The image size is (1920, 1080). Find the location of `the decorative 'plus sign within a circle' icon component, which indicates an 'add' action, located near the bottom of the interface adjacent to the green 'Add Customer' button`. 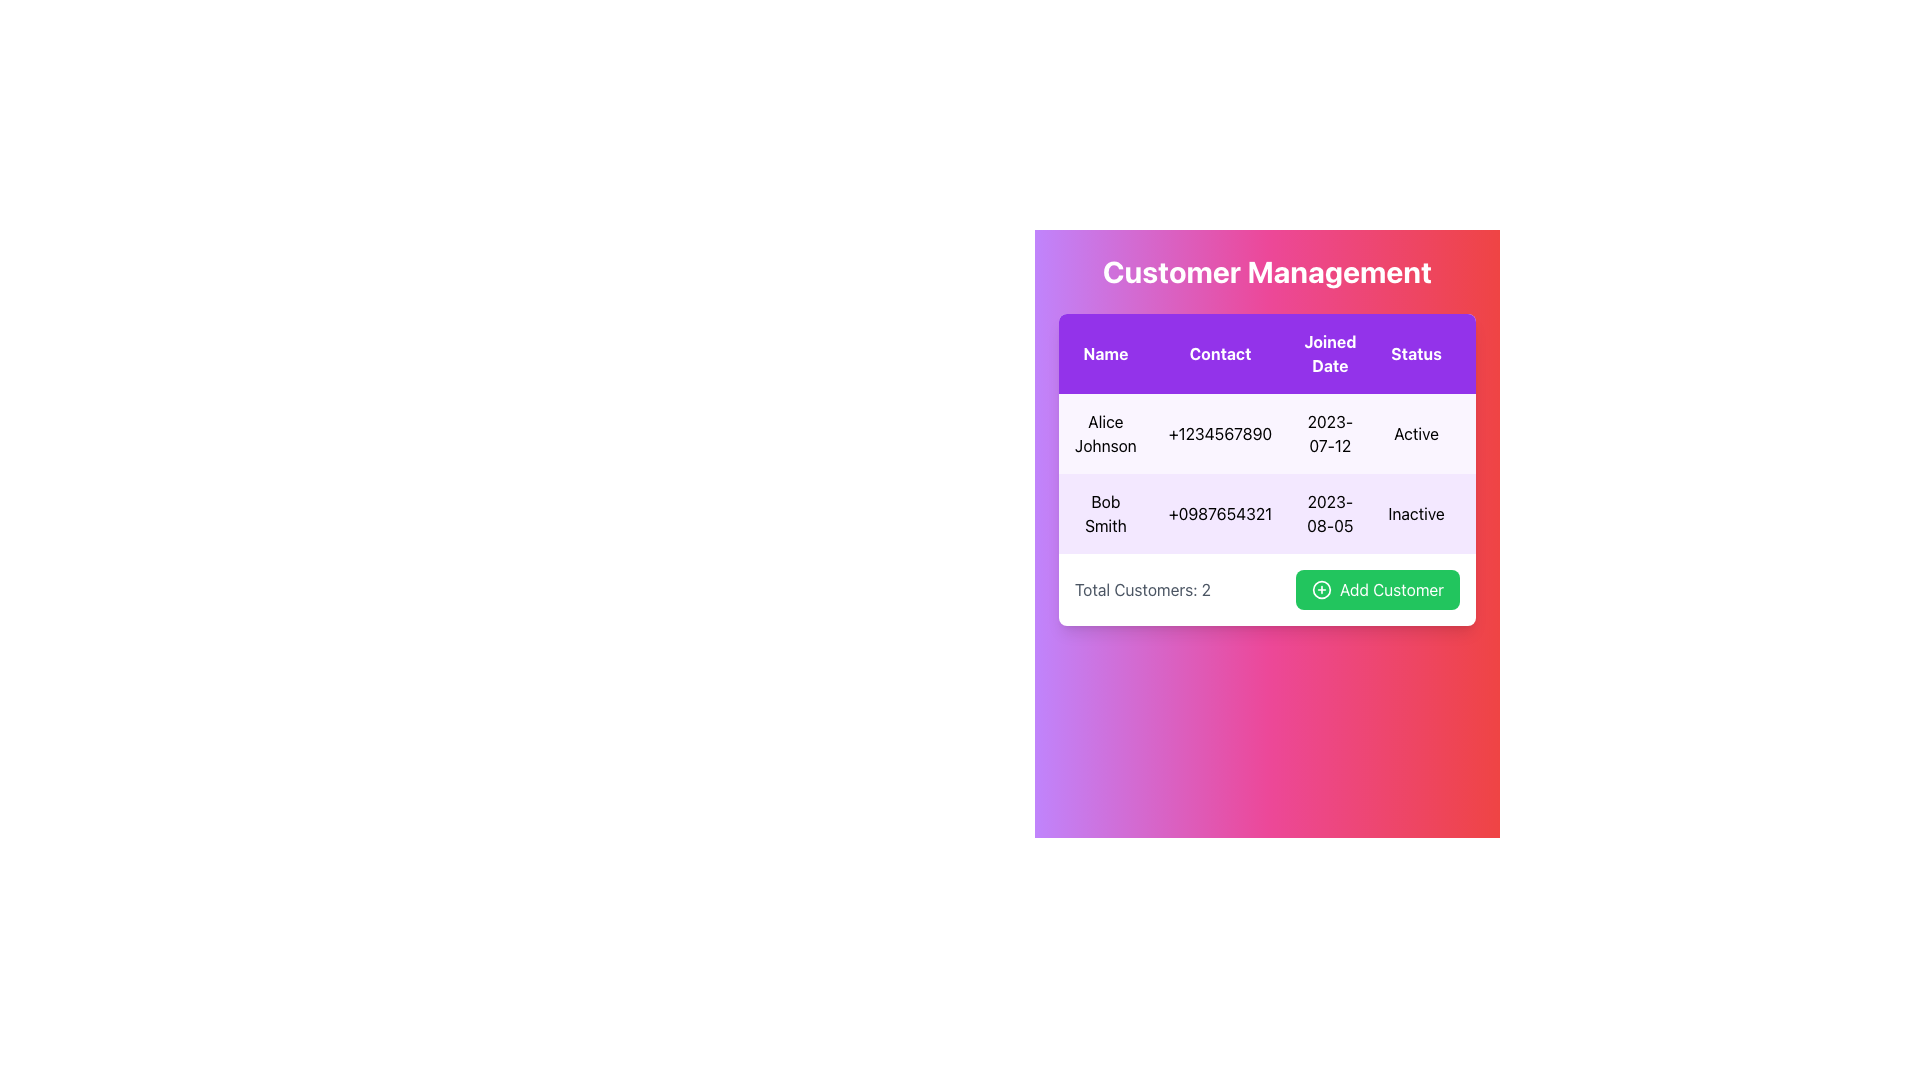

the decorative 'plus sign within a circle' icon component, which indicates an 'add' action, located near the bottom of the interface adjacent to the green 'Add Customer' button is located at coordinates (1321, 589).